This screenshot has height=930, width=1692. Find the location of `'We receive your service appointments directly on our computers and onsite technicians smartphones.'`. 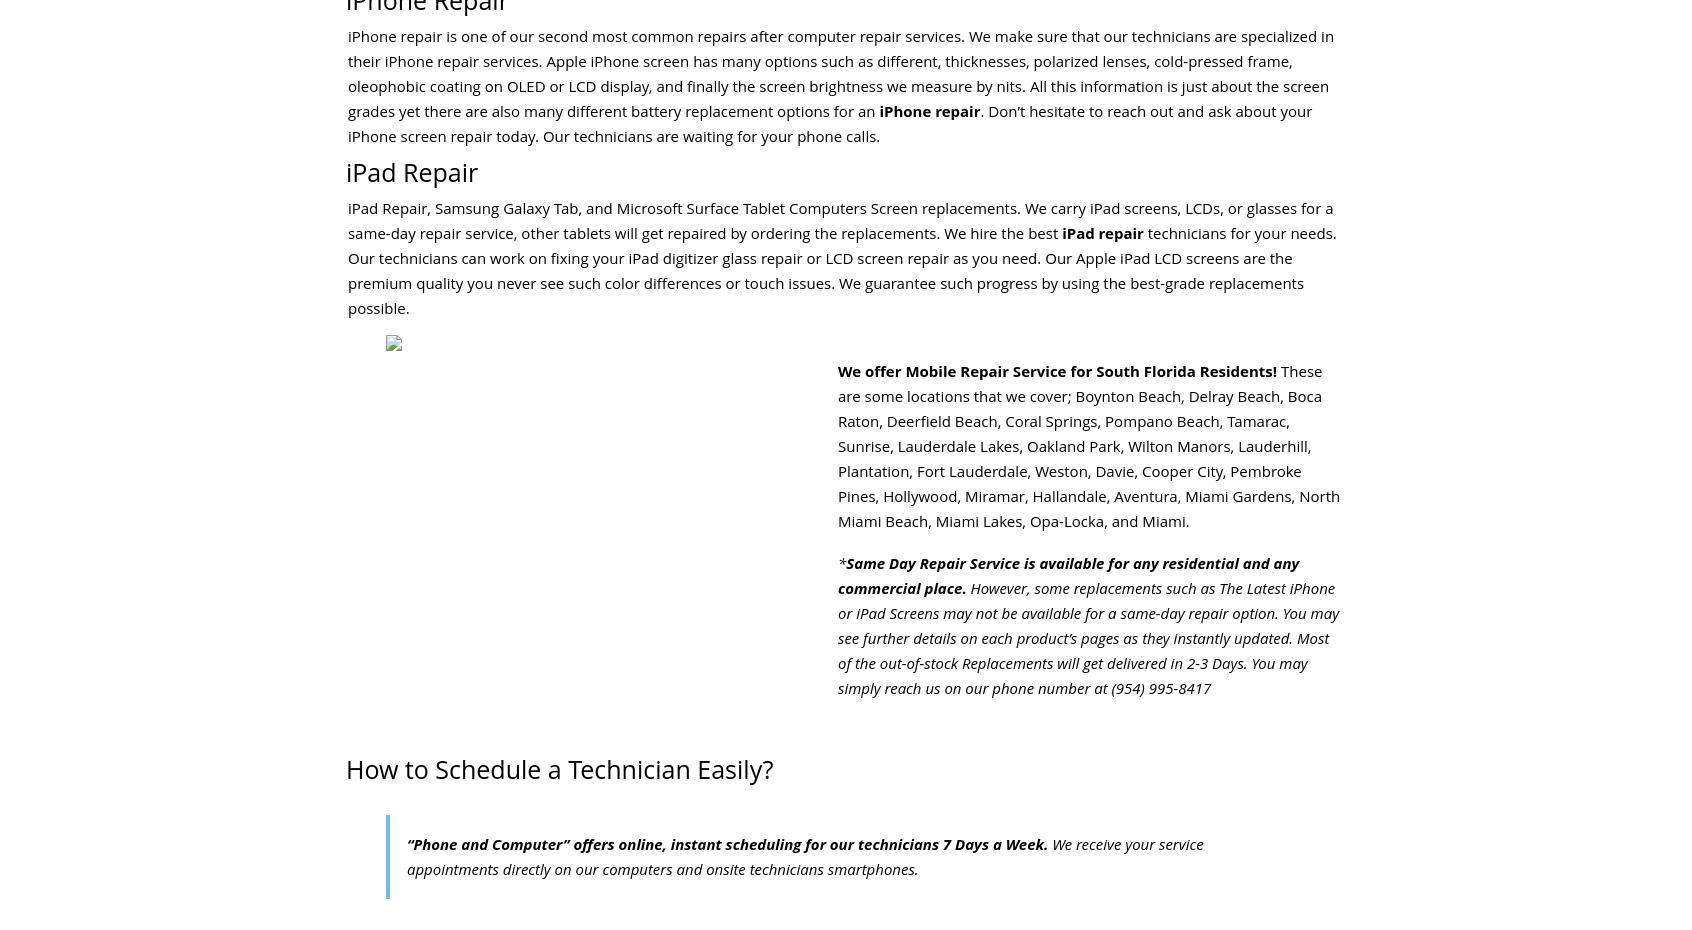

'We receive your service appointments directly on our computers and onsite technicians smartphones.' is located at coordinates (406, 856).